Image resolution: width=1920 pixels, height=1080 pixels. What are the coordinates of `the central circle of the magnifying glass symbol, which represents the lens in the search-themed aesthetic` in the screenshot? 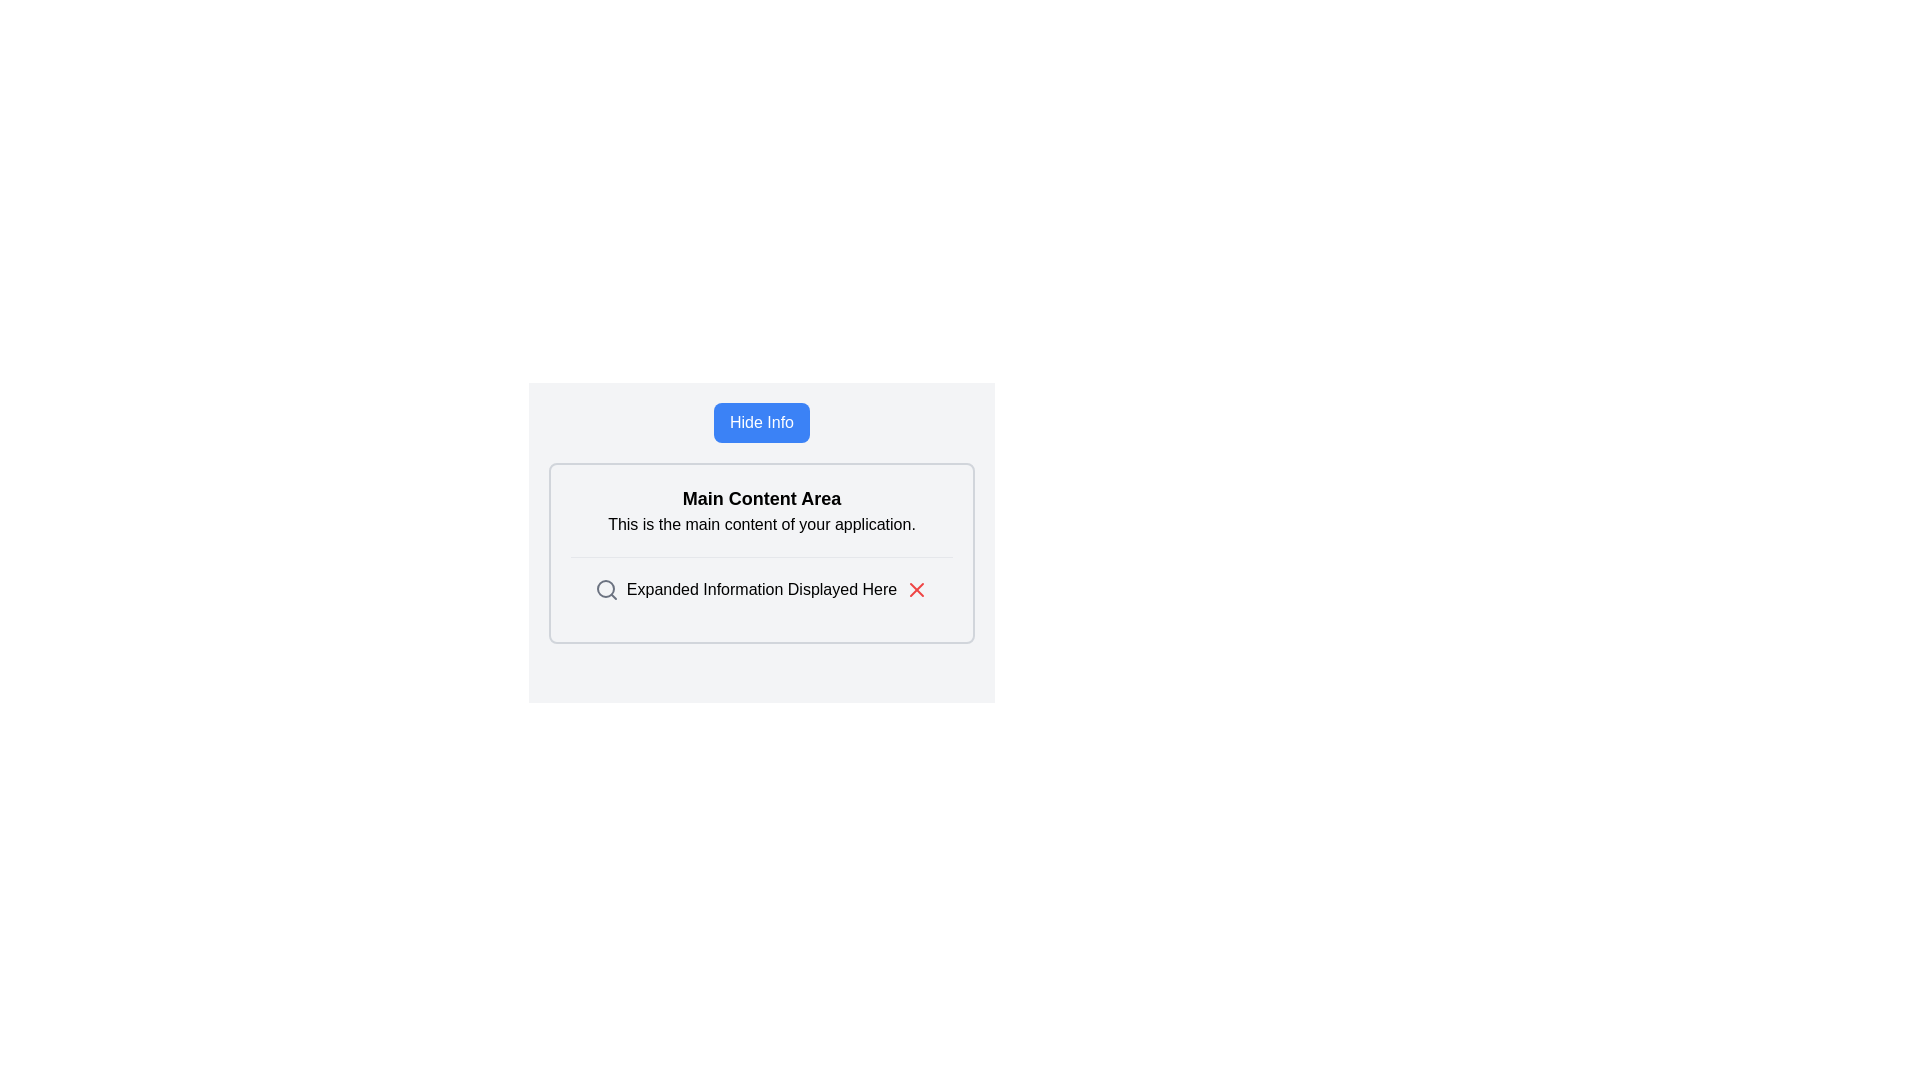 It's located at (604, 588).